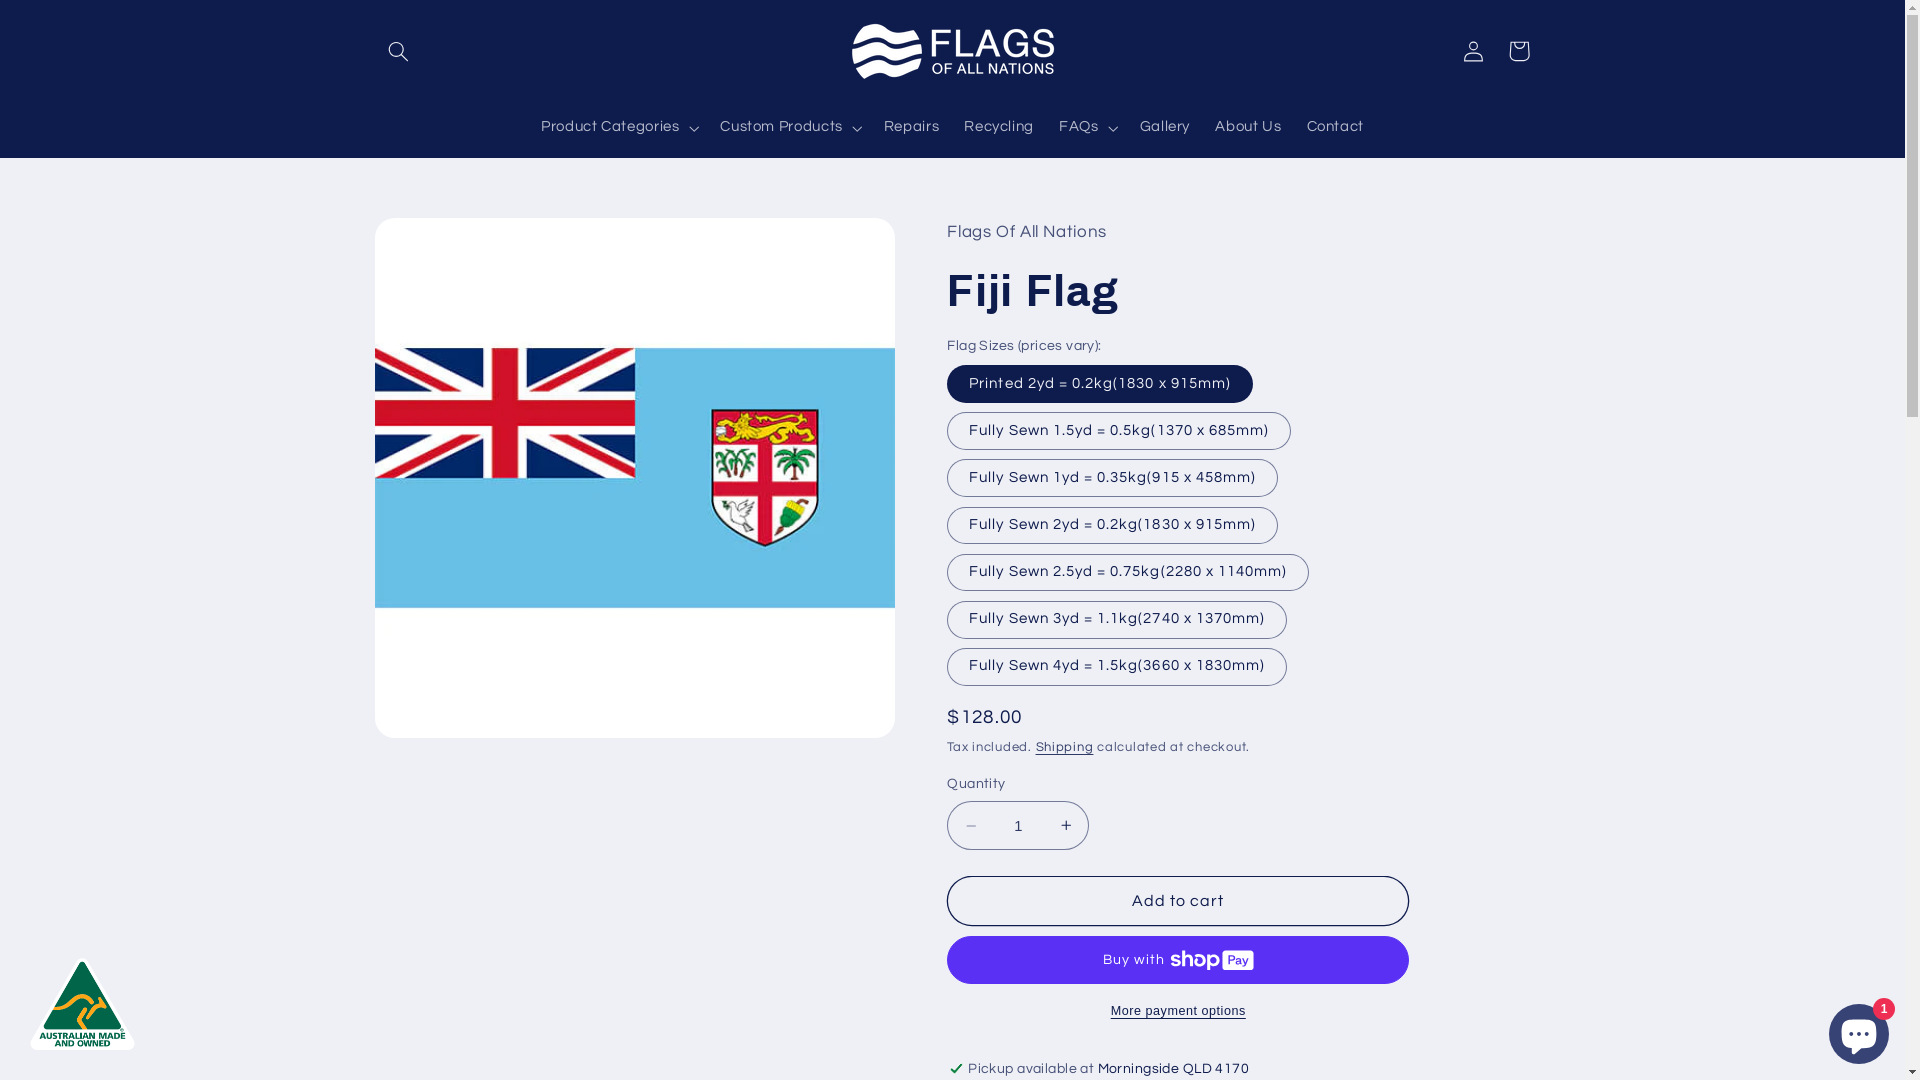 This screenshot has height=1080, width=1920. Describe the element at coordinates (910, 127) in the screenshot. I see `'Repairs'` at that location.